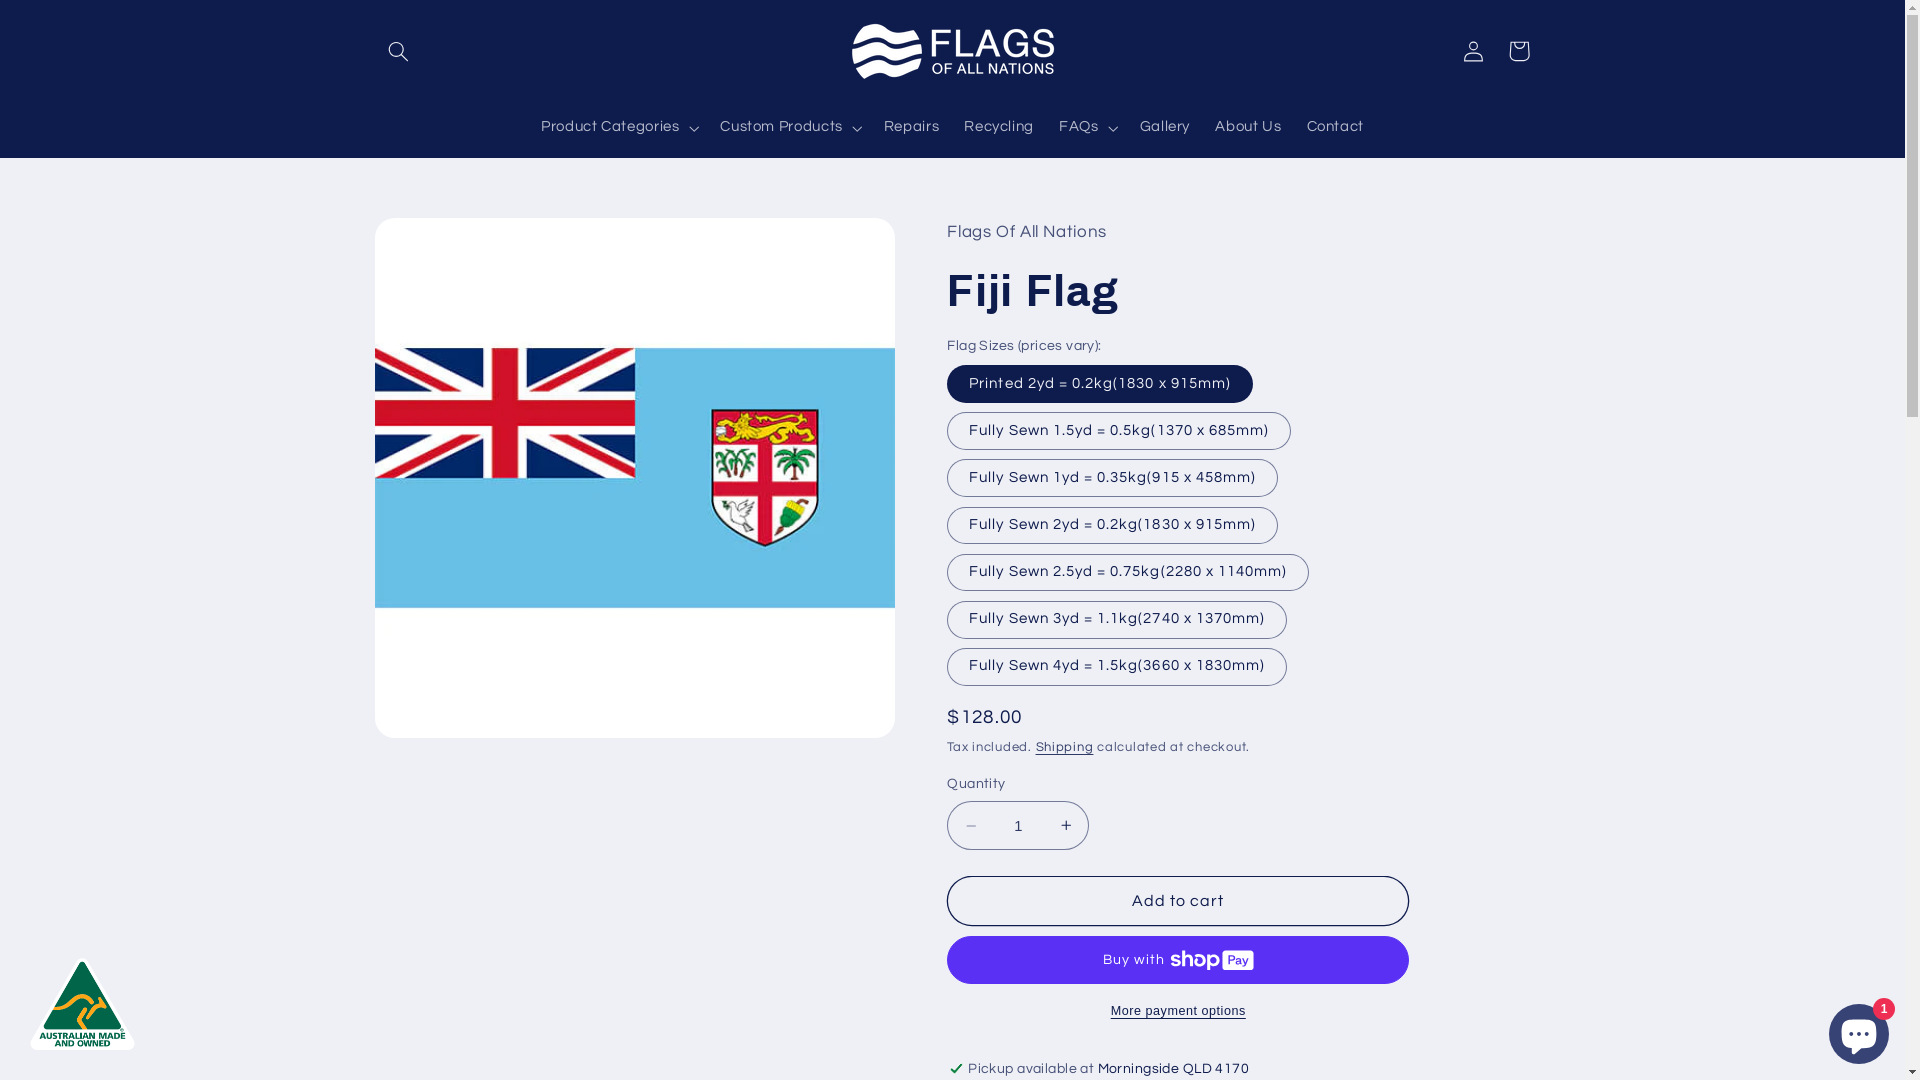 This screenshot has height=1080, width=1920. Describe the element at coordinates (910, 127) in the screenshot. I see `'Repairs'` at that location.